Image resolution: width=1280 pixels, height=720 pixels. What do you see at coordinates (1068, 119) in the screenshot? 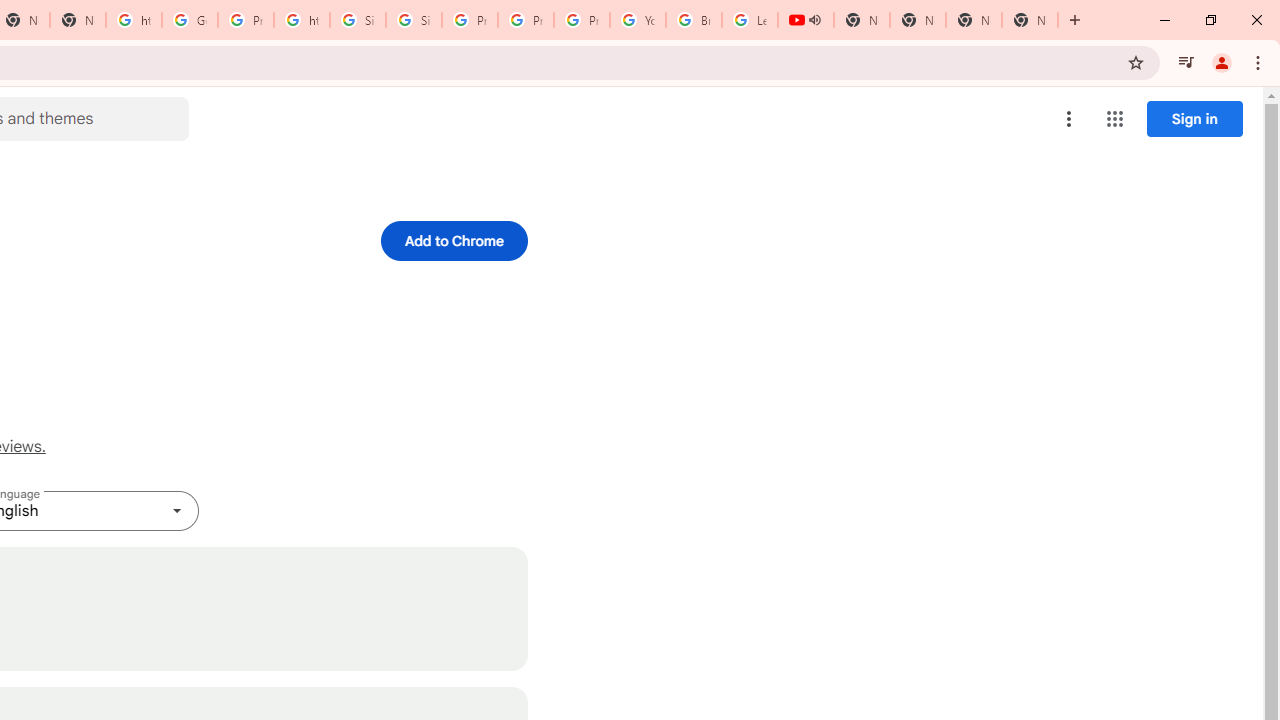
I see `'More options menu'` at bounding box center [1068, 119].